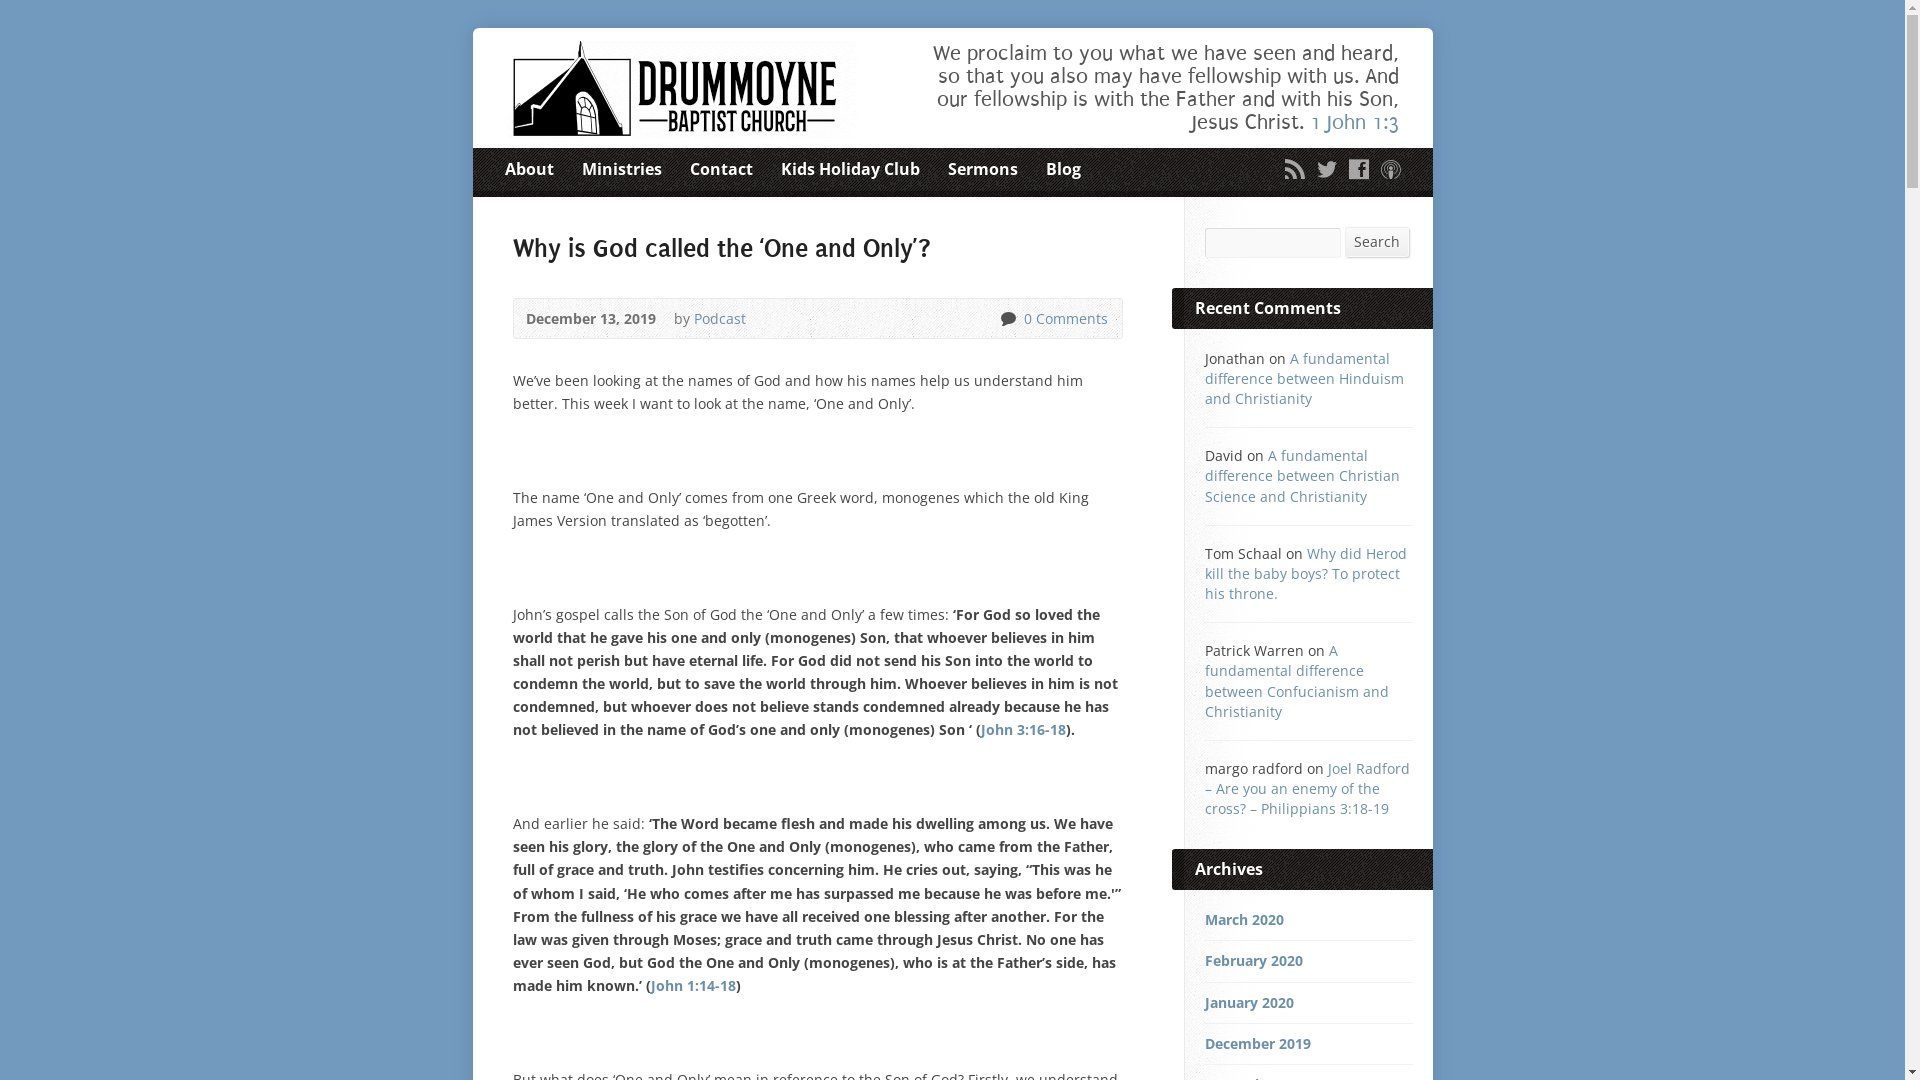  What do you see at coordinates (720, 317) in the screenshot?
I see `'Podcast'` at bounding box center [720, 317].